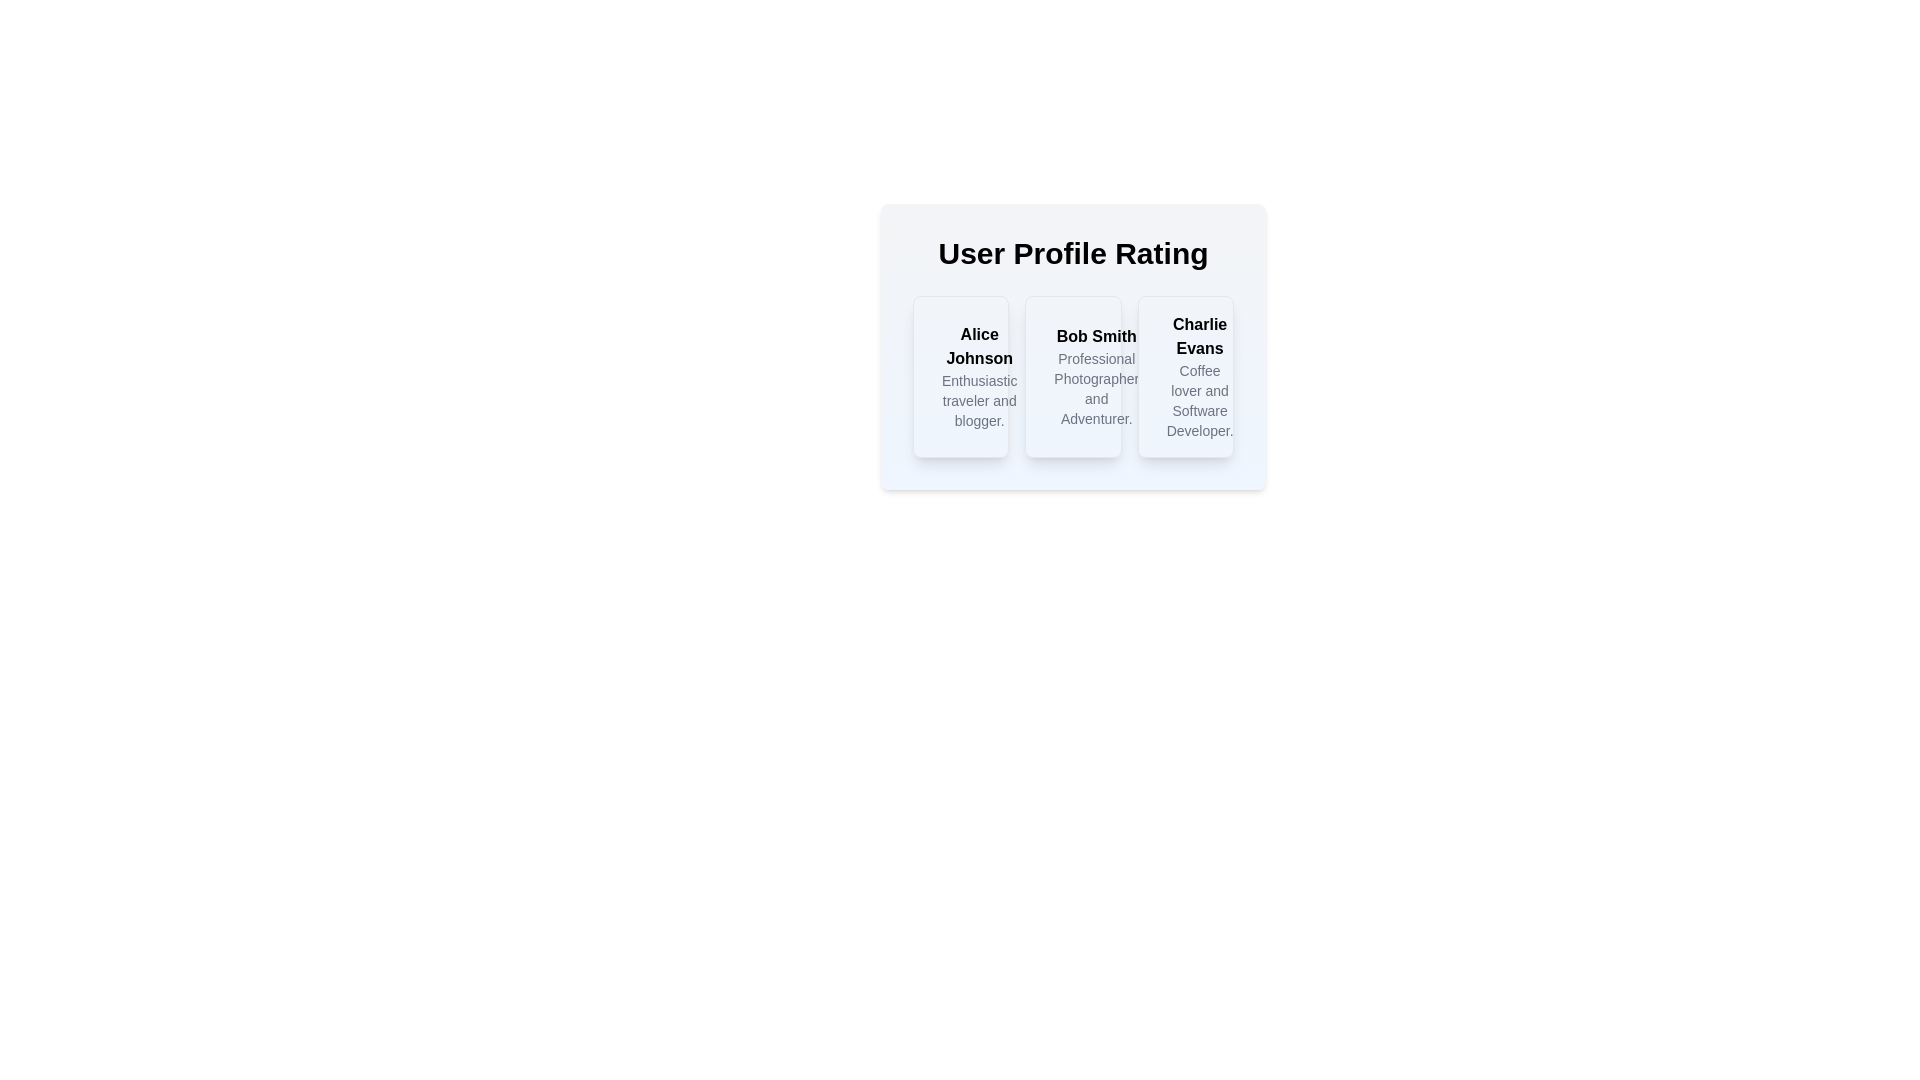  What do you see at coordinates (1095, 377) in the screenshot?
I see `text label displaying the user's profile information, which includes their name and a brief description of their profession and interests, located in the center column between 'Alice Johnson' and 'Charlie Evans'` at bounding box center [1095, 377].